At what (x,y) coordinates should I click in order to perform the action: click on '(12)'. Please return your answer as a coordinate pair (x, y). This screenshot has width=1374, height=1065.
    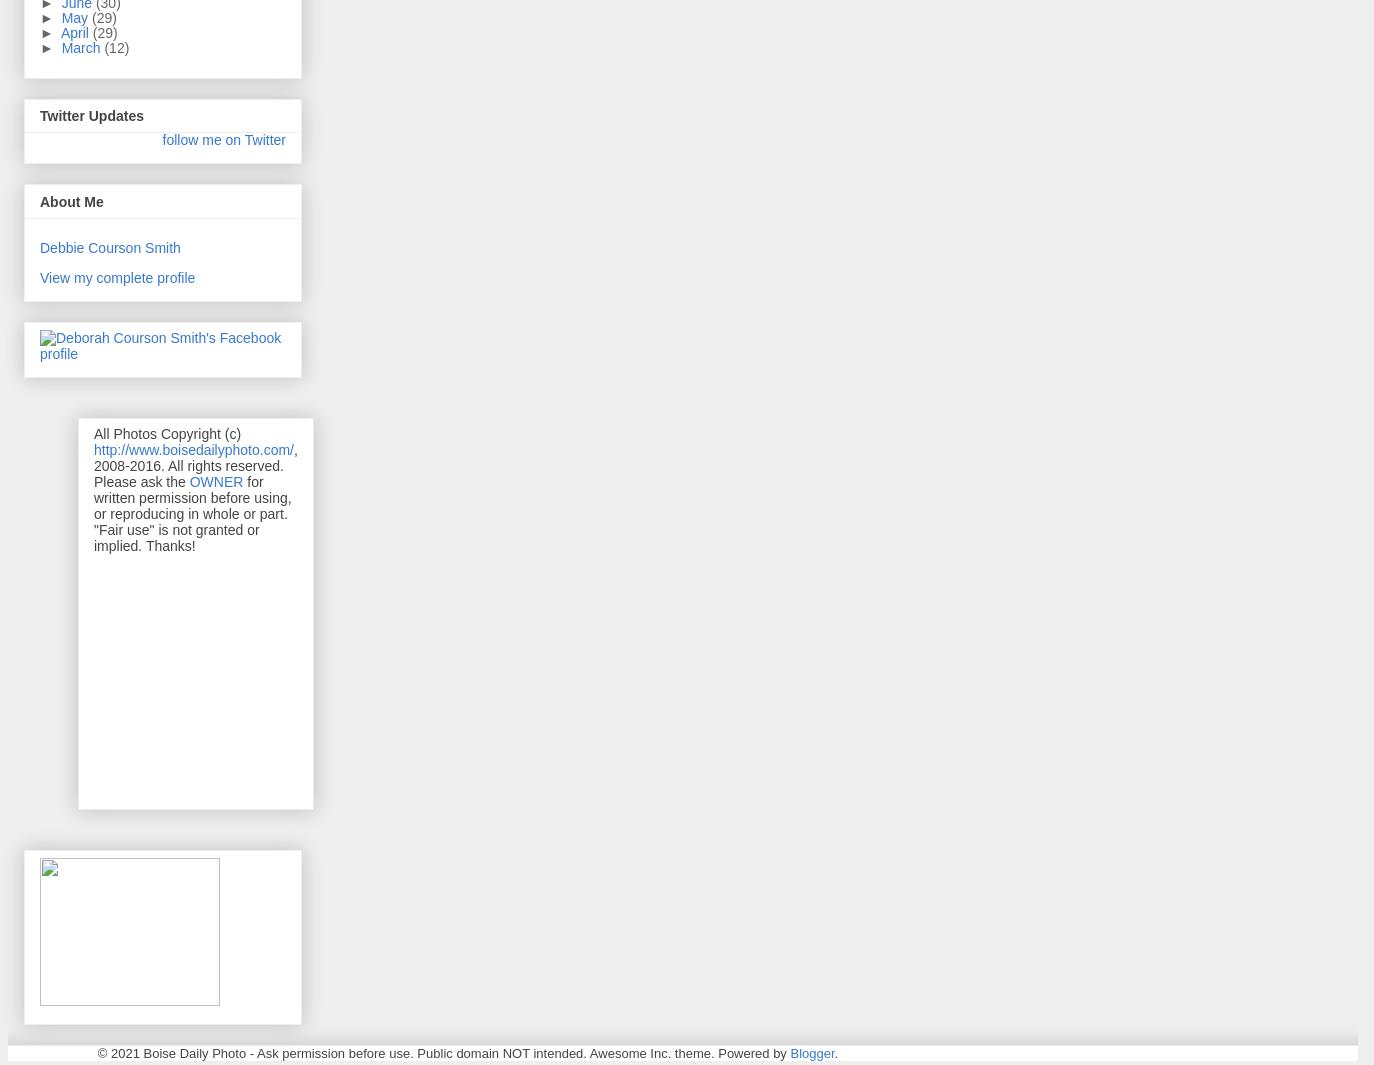
    Looking at the image, I should click on (115, 45).